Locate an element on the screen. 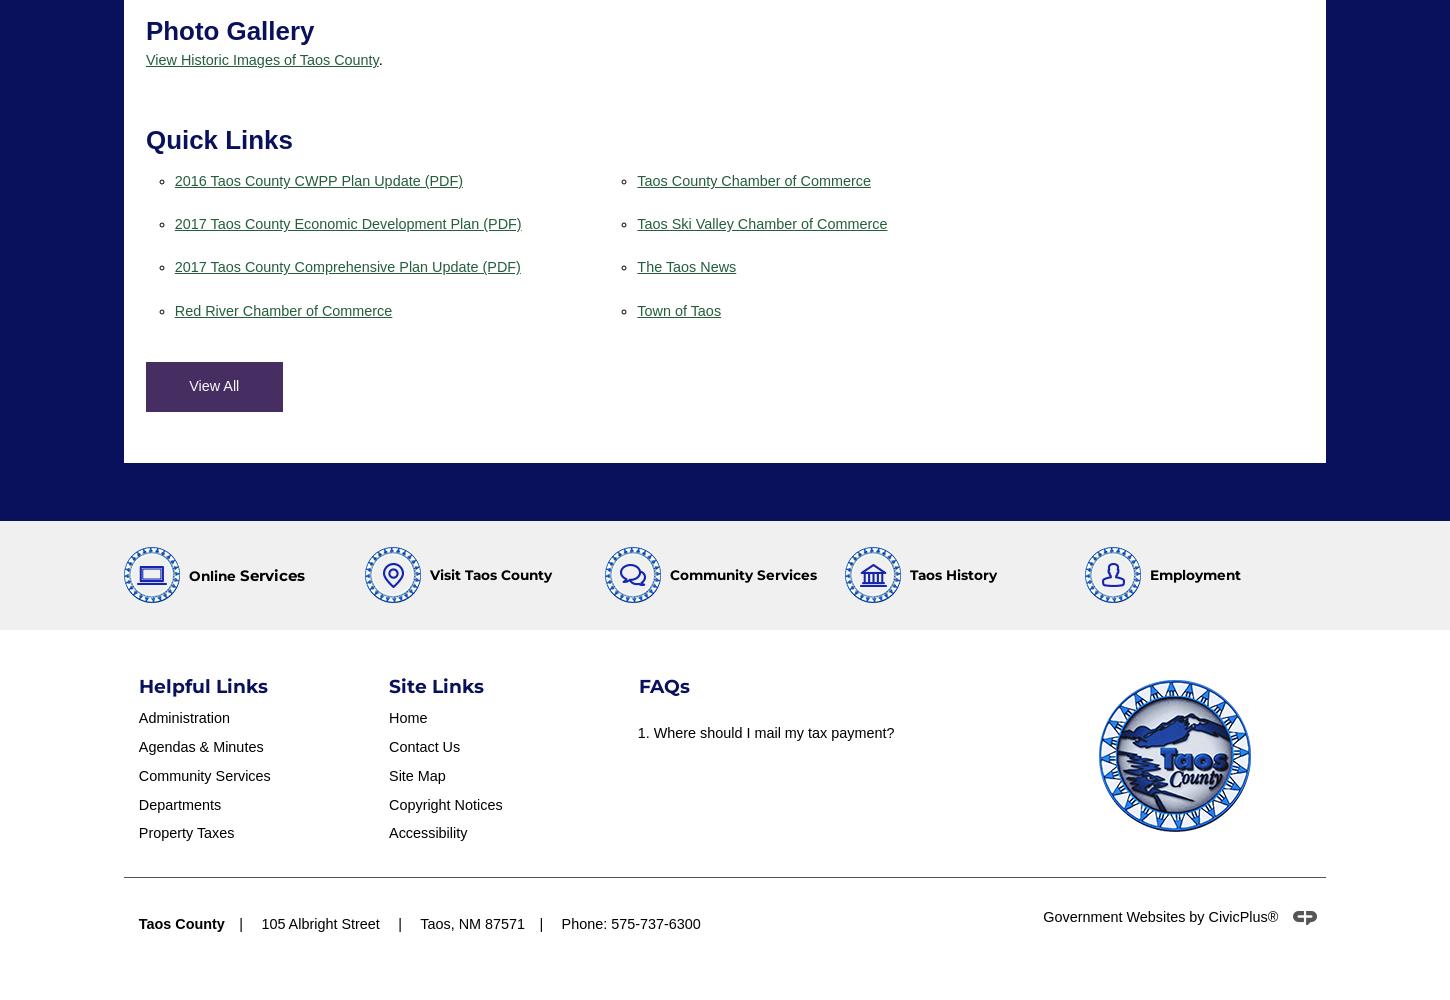 This screenshot has height=1000, width=1450. 'Government Websites by' is located at coordinates (1124, 916).